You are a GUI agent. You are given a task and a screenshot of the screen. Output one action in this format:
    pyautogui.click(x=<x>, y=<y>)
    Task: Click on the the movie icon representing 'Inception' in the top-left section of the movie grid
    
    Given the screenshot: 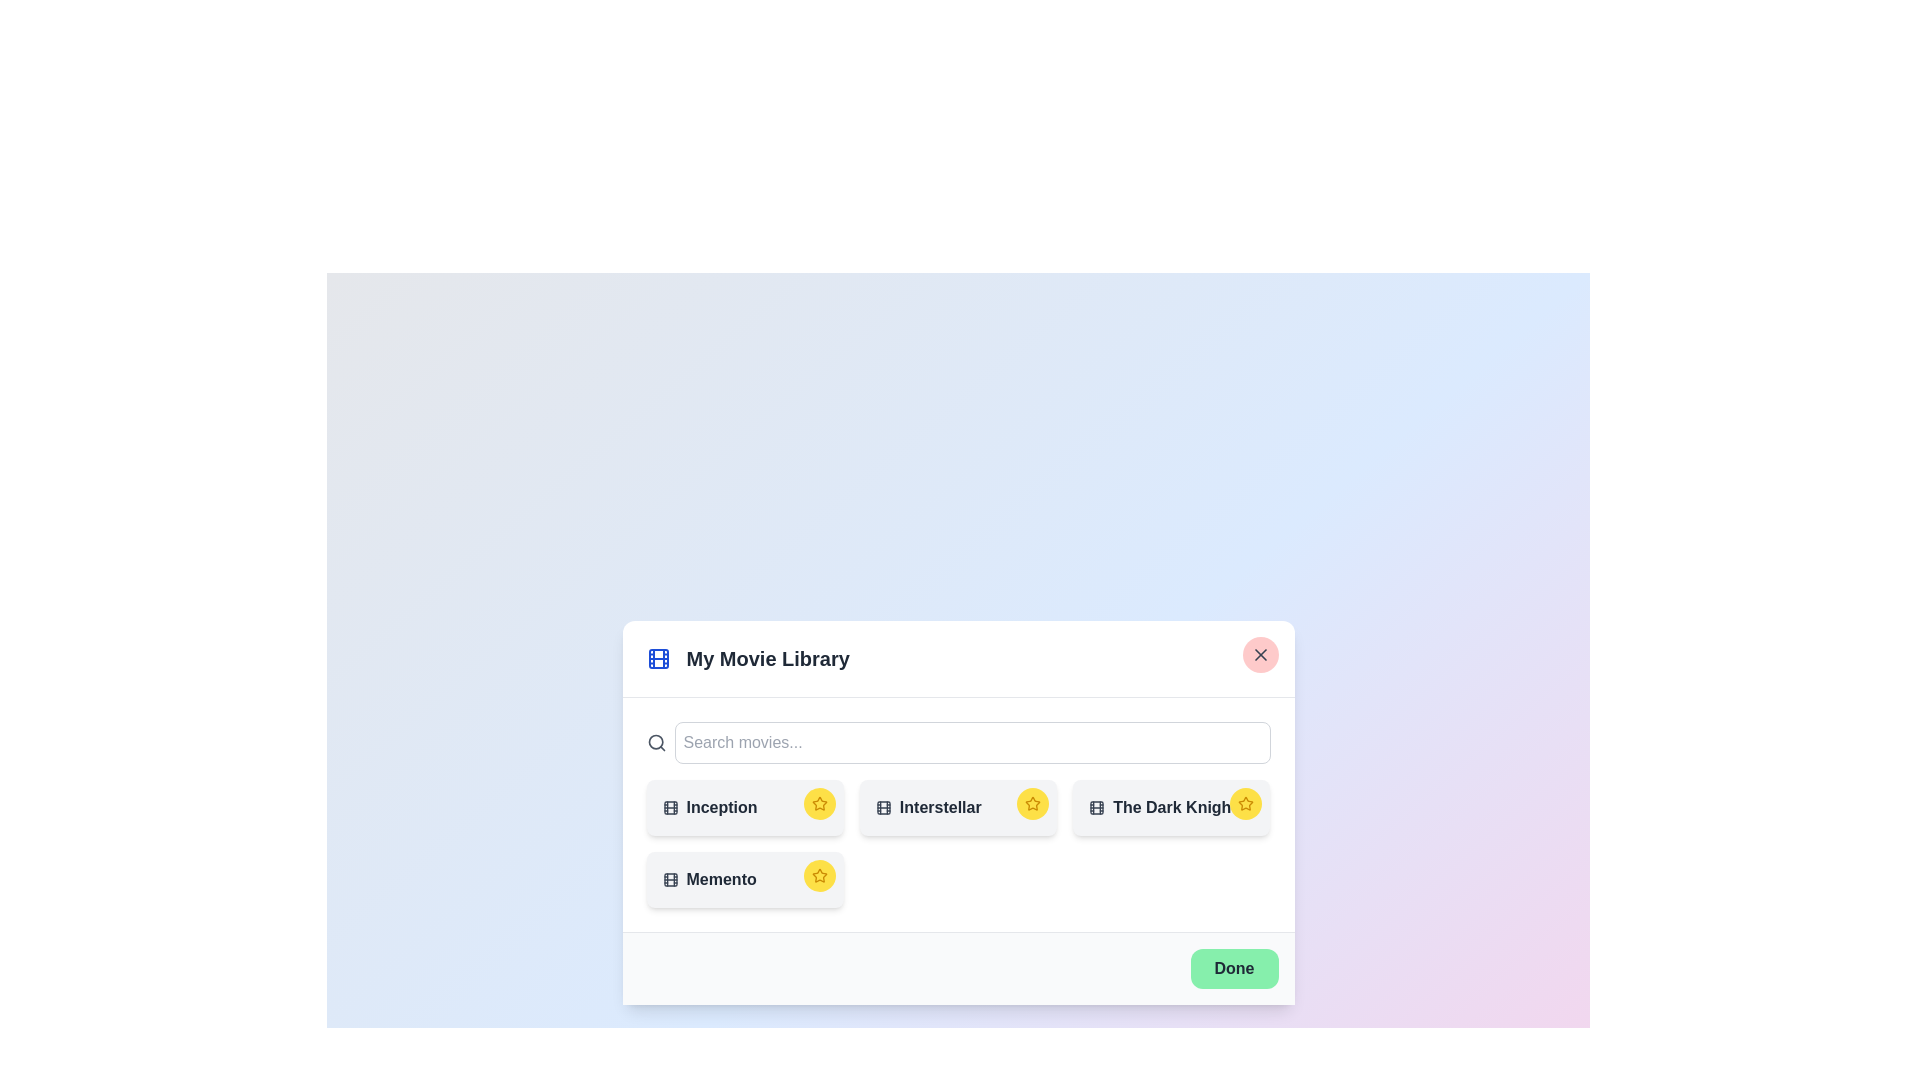 What is the action you would take?
    pyautogui.click(x=670, y=806)
    